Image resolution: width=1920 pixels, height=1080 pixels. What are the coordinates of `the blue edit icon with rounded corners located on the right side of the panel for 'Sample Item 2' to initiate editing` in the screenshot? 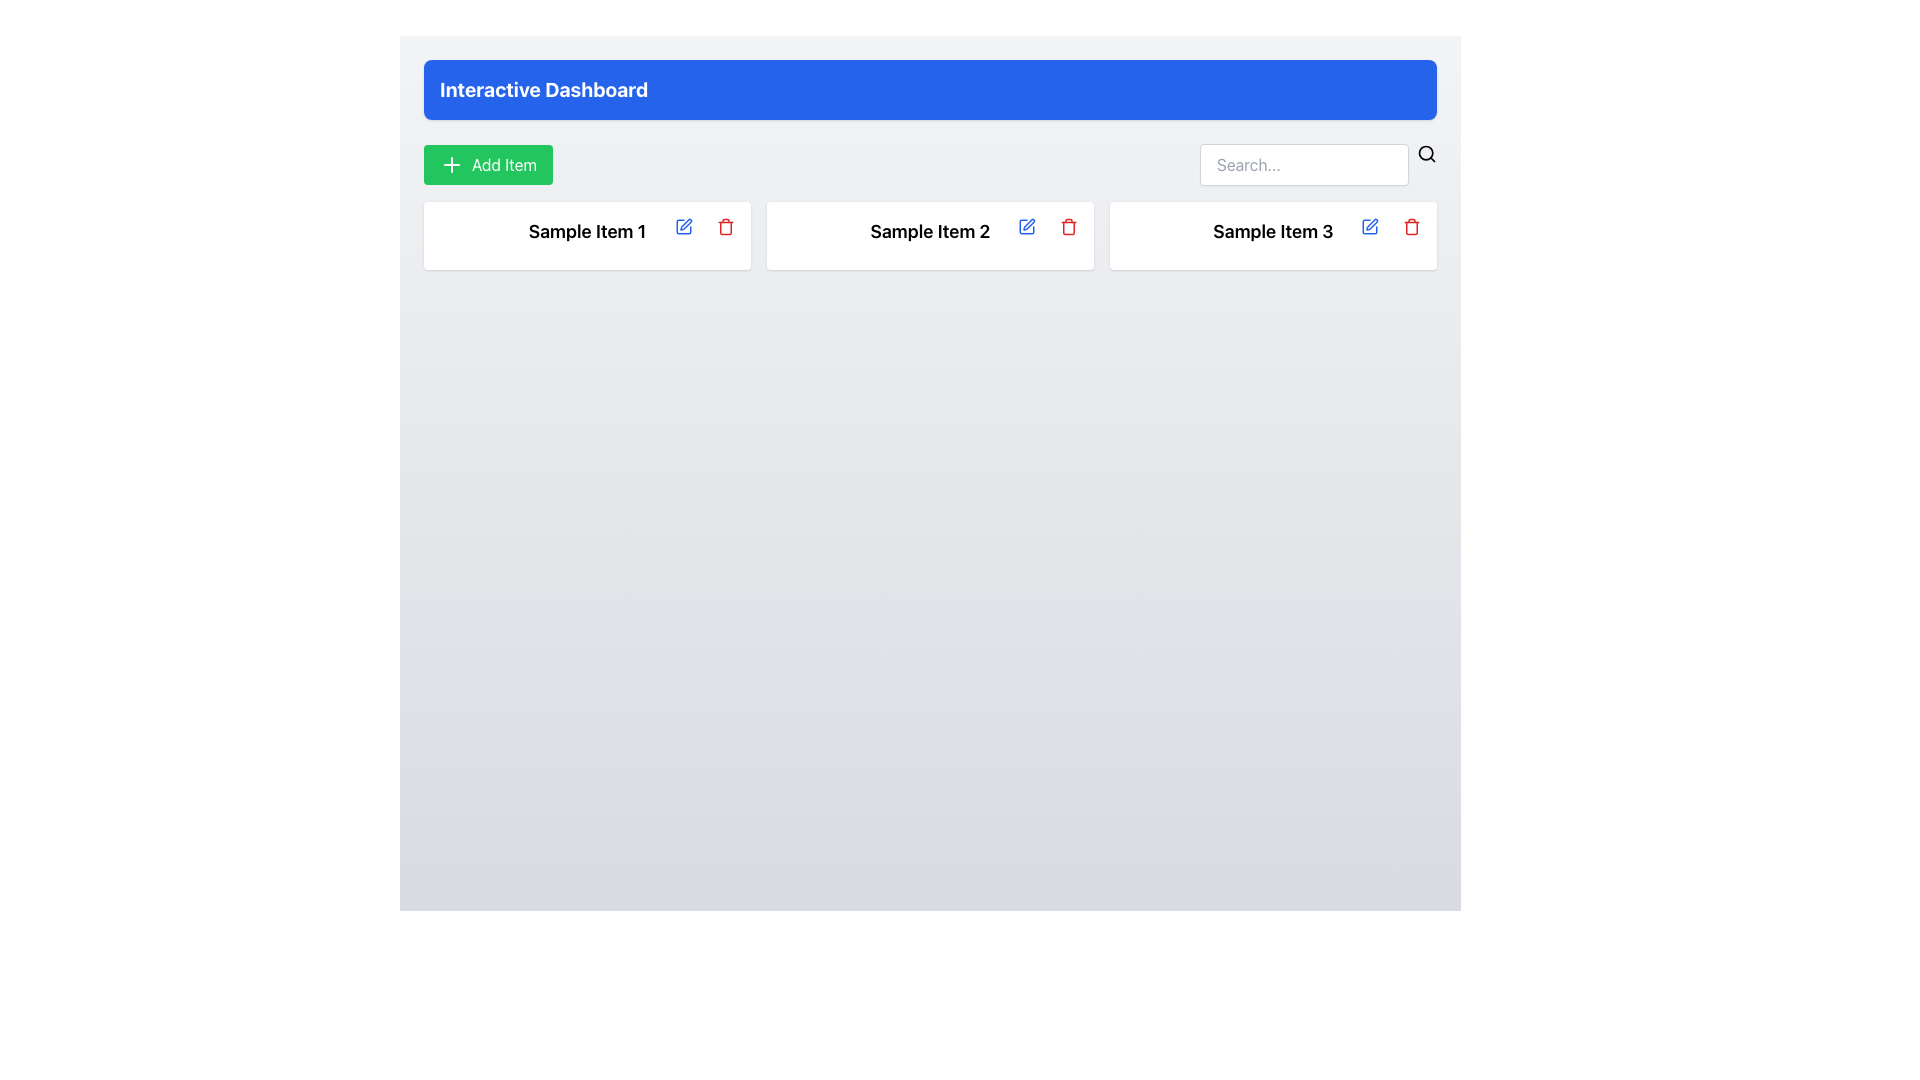 It's located at (1027, 226).